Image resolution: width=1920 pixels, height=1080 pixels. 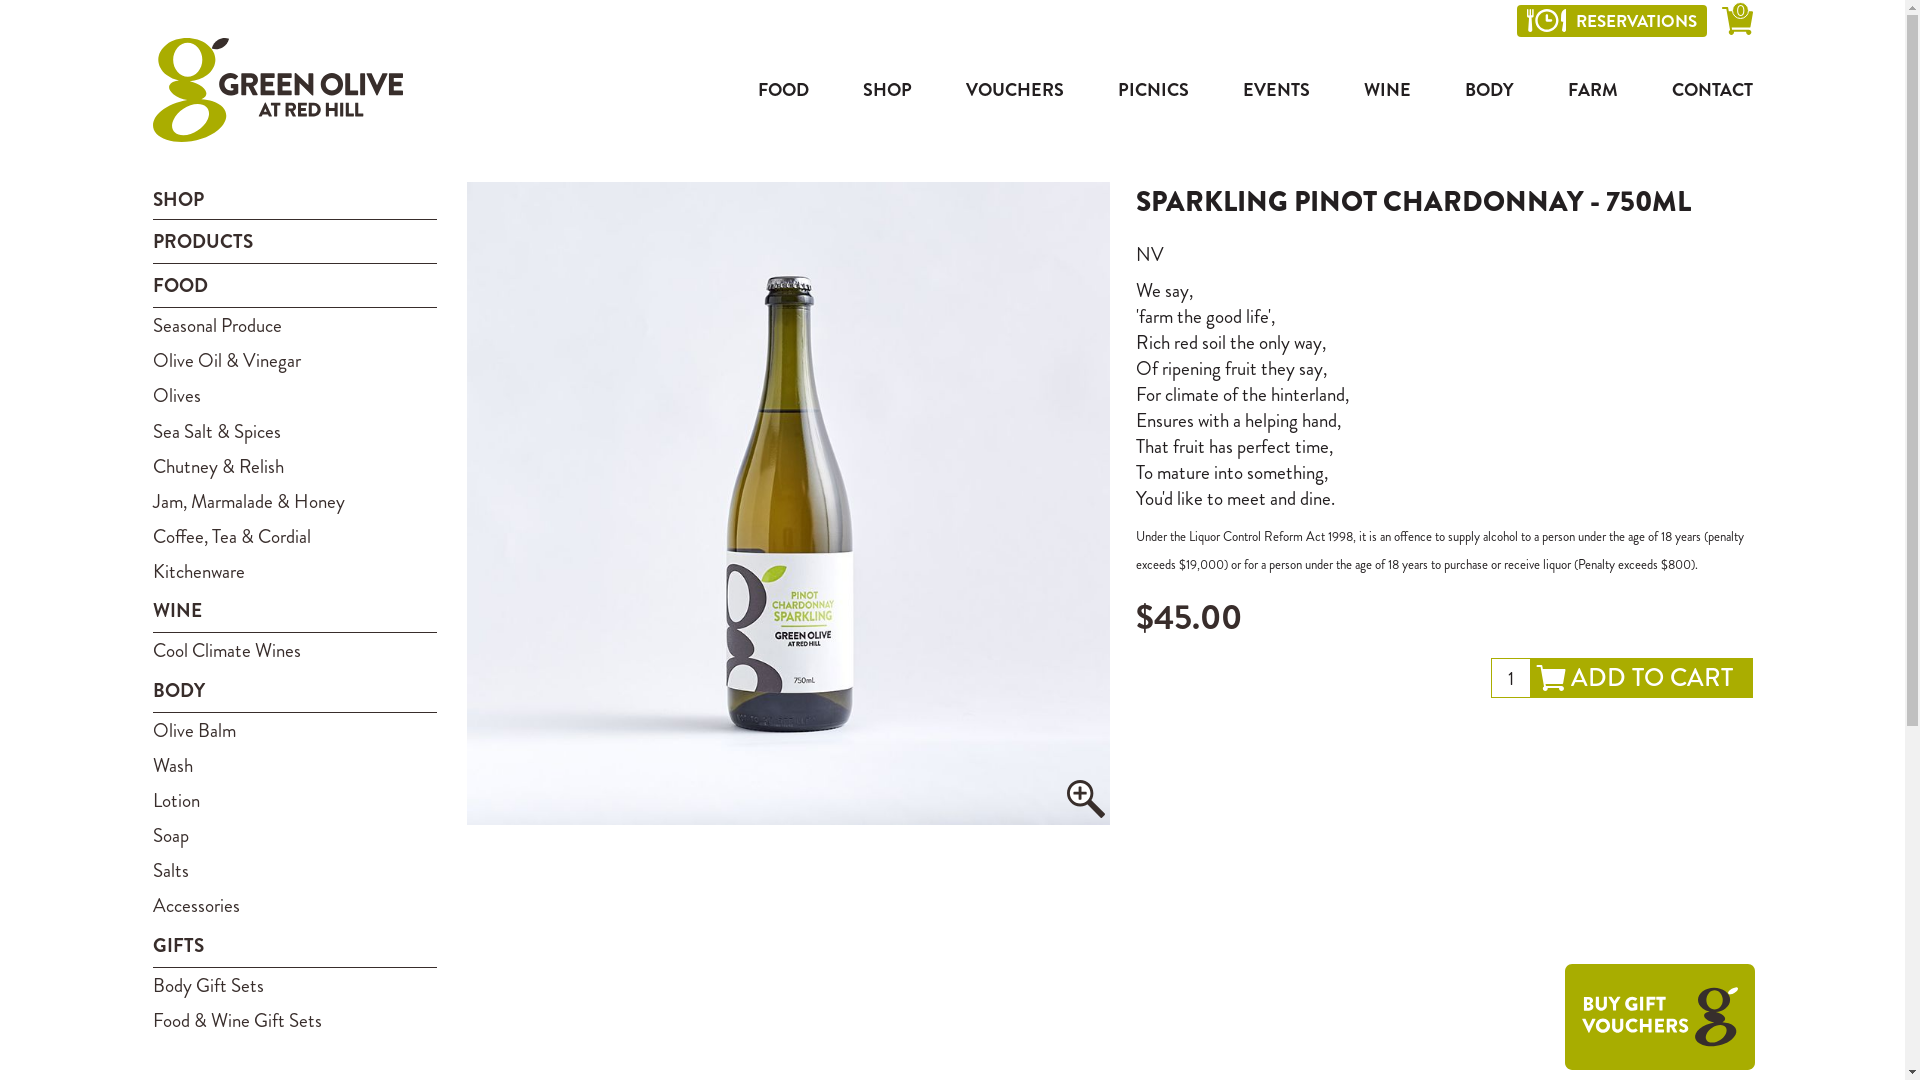 What do you see at coordinates (151, 650) in the screenshot?
I see `'Cool Climate Wines'` at bounding box center [151, 650].